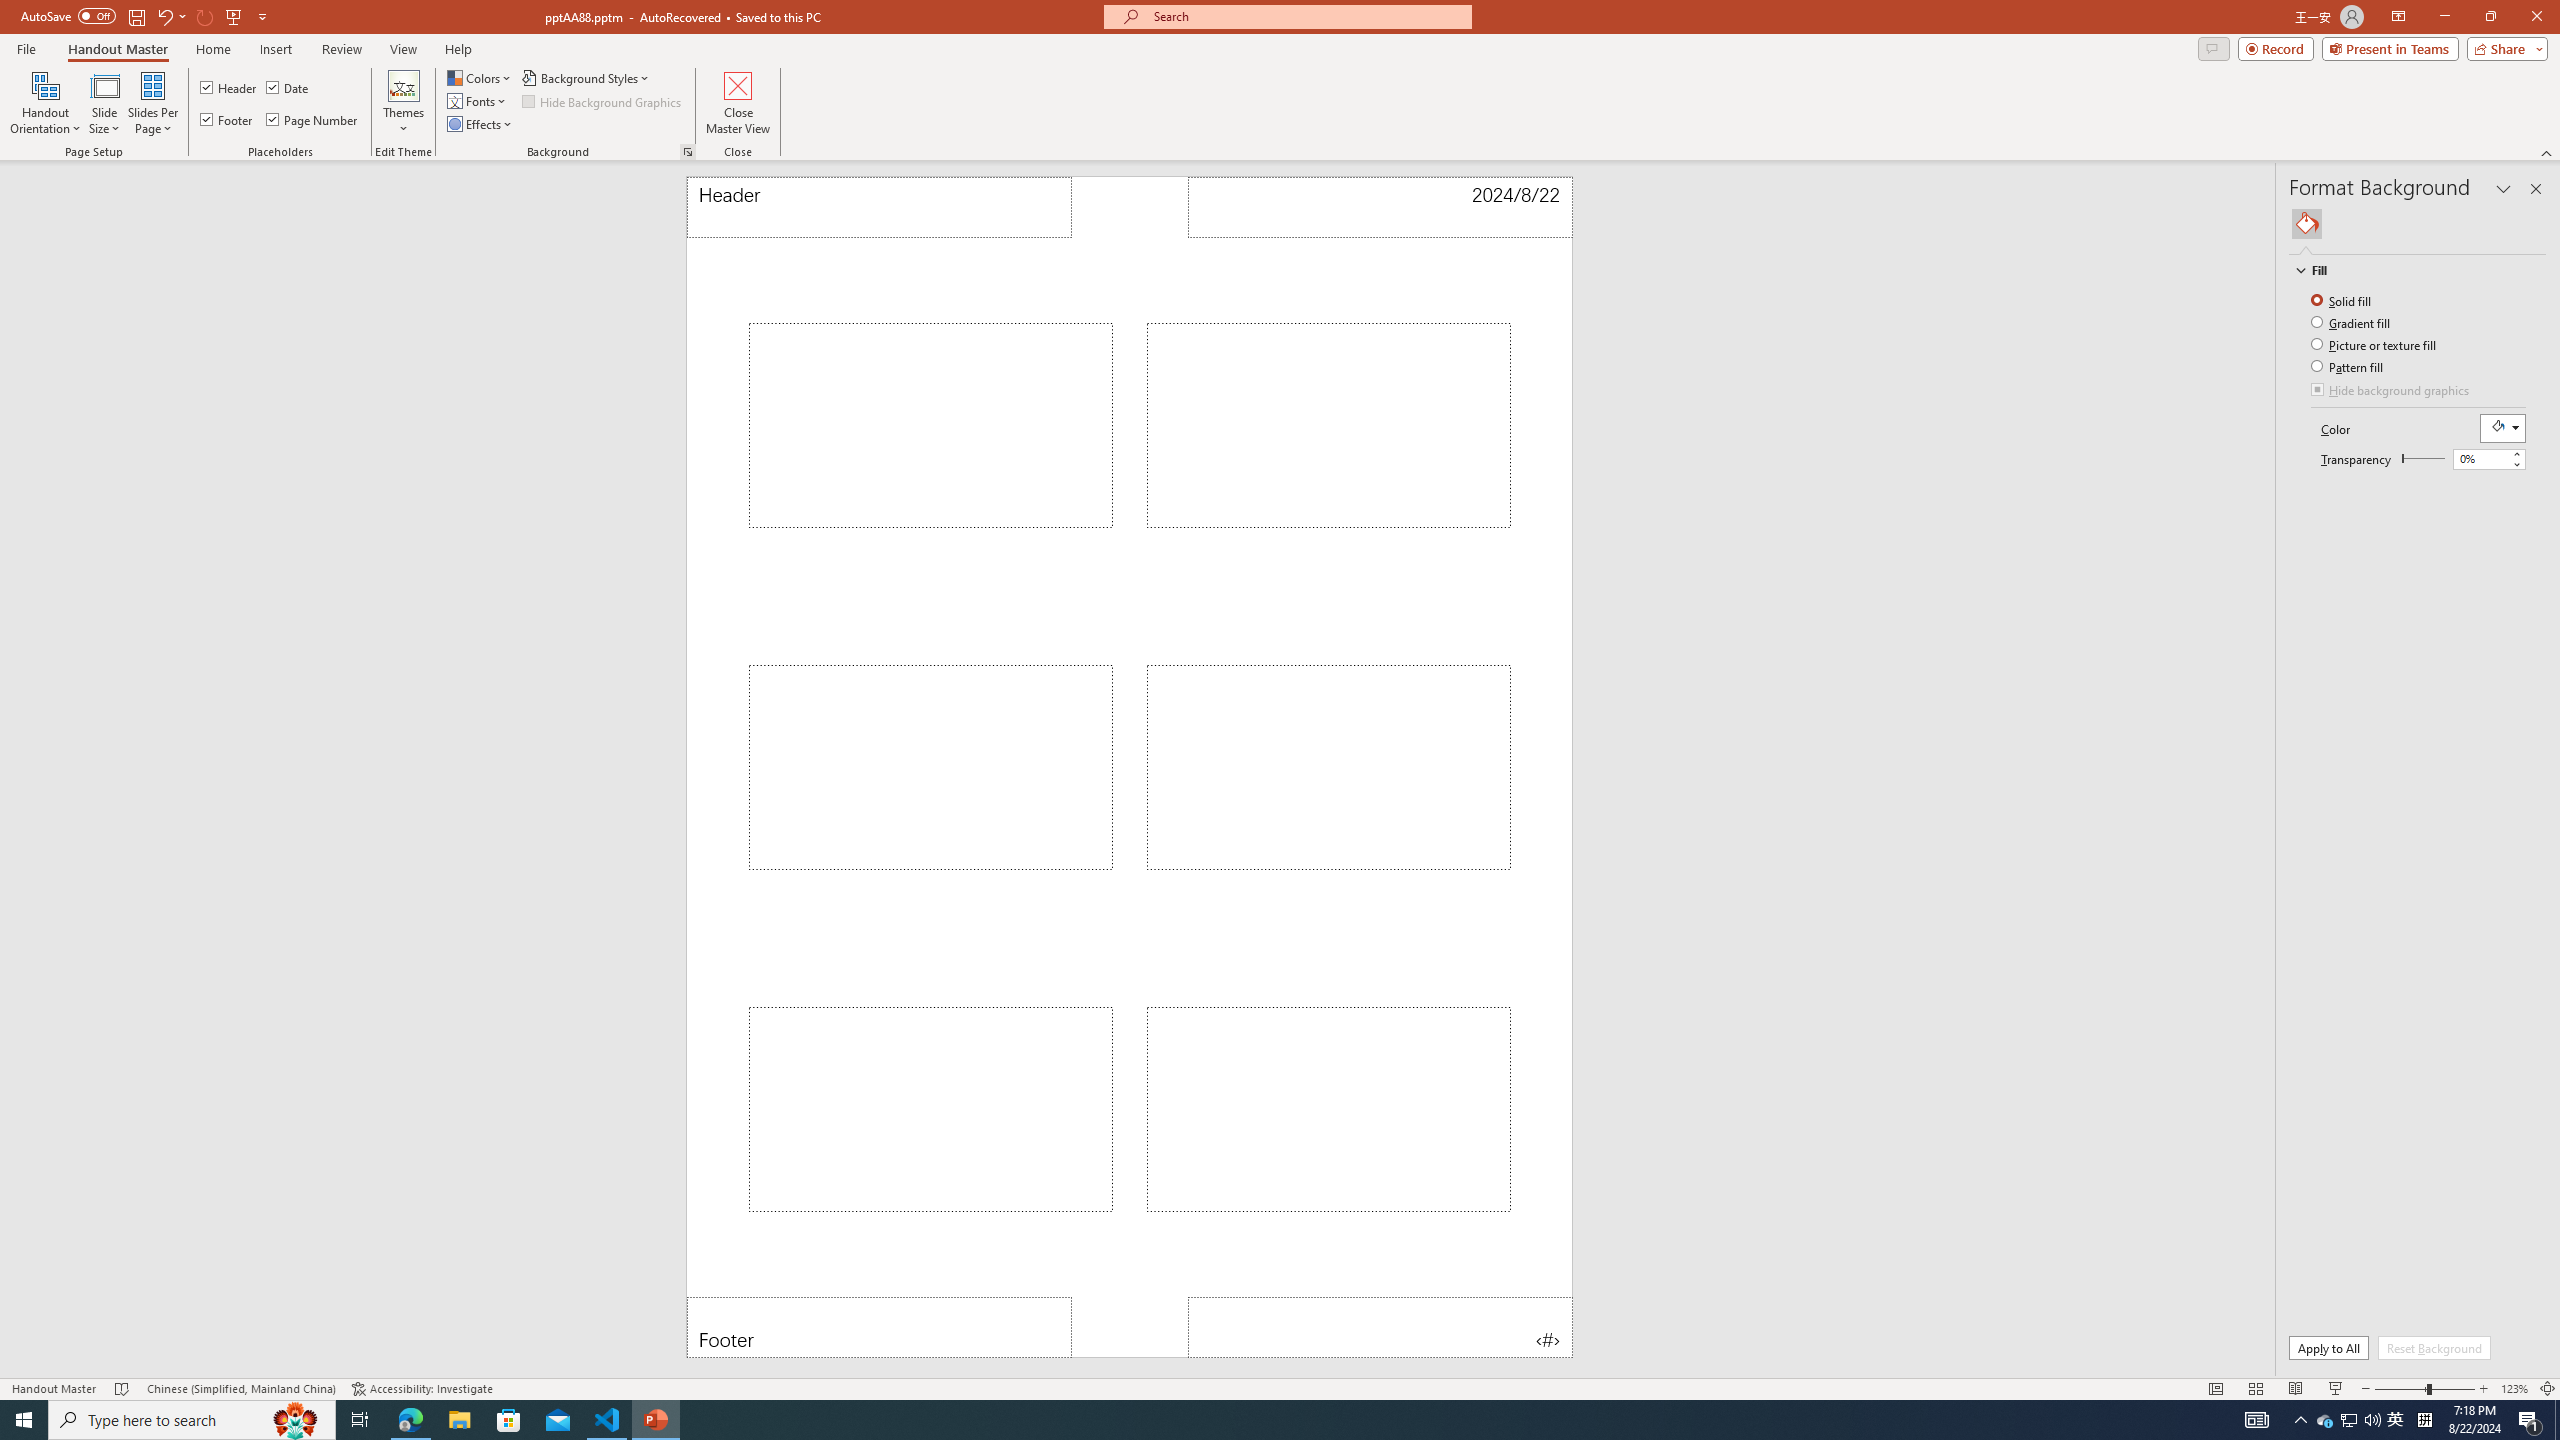 The width and height of the screenshot is (2560, 1440). I want to click on 'Less', so click(2515, 463).